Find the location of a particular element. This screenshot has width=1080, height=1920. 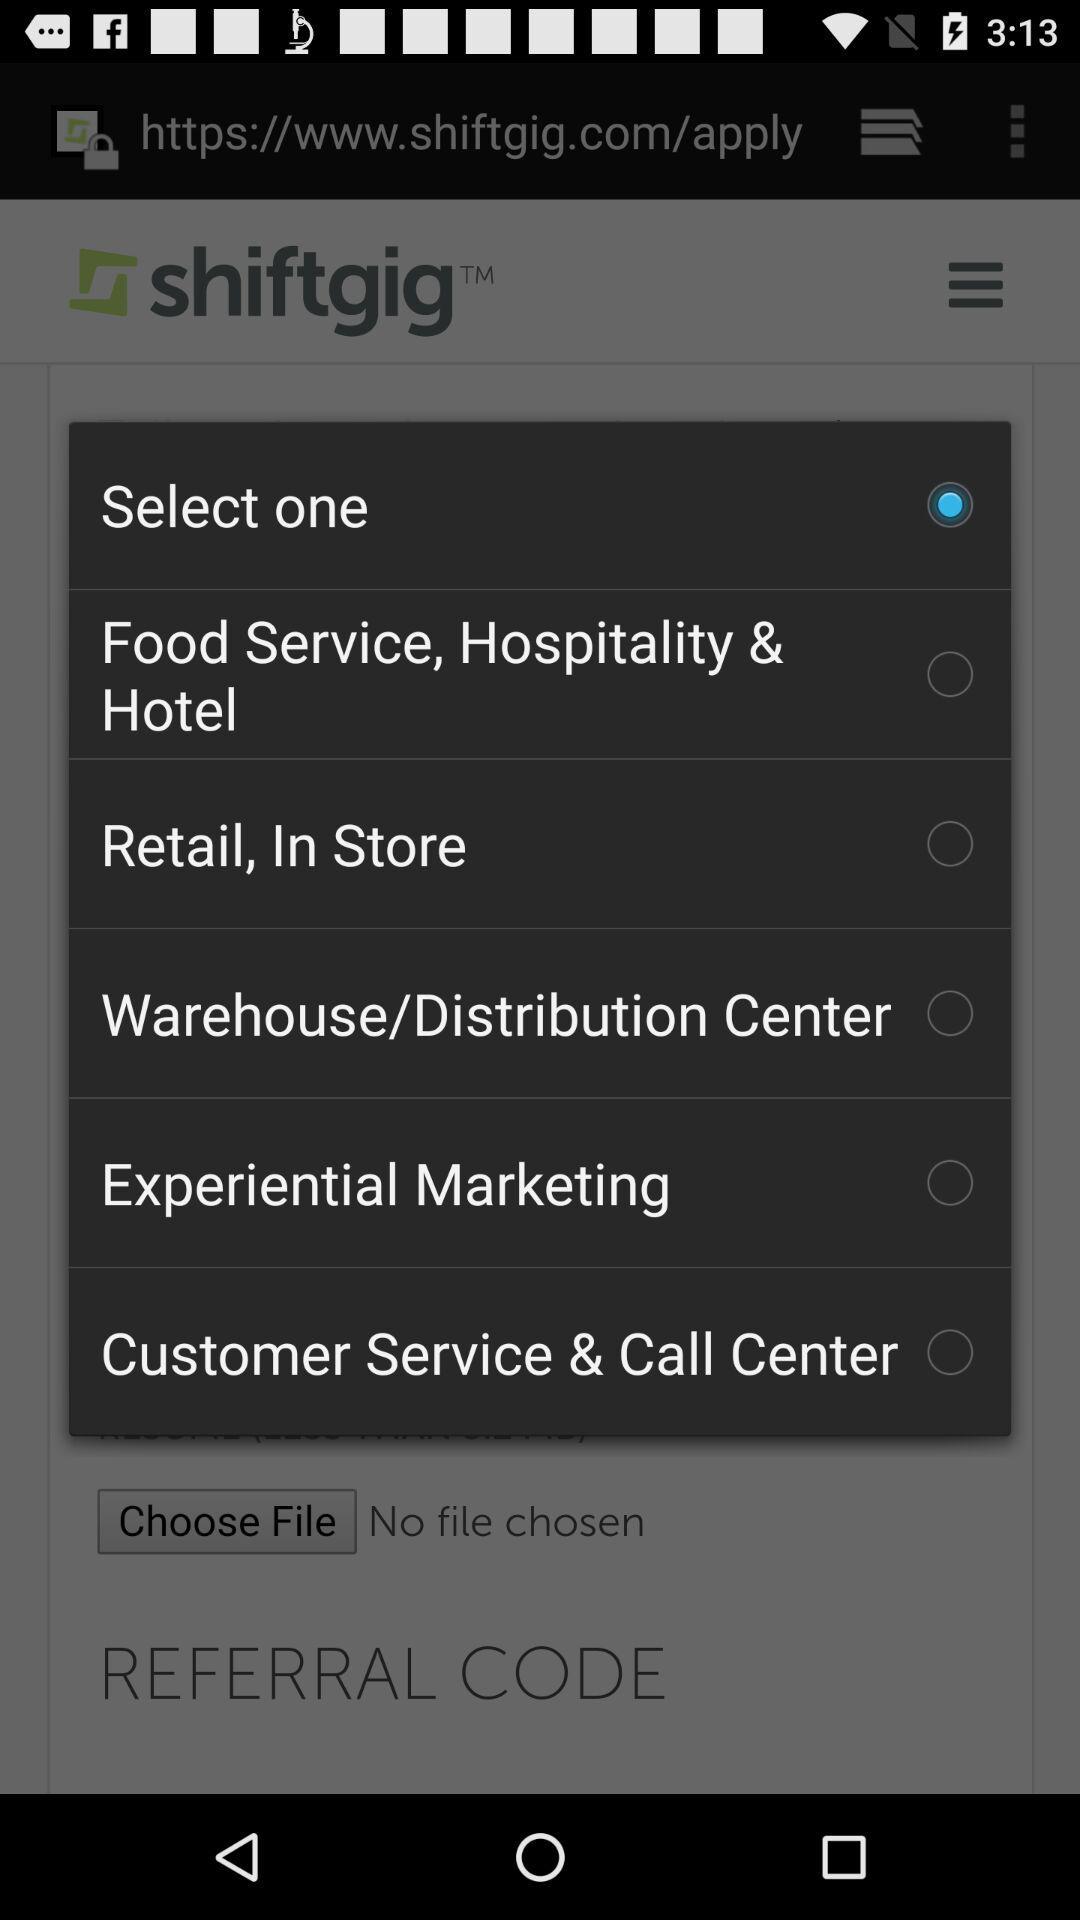

warehouse/distribution center icon is located at coordinates (540, 1013).